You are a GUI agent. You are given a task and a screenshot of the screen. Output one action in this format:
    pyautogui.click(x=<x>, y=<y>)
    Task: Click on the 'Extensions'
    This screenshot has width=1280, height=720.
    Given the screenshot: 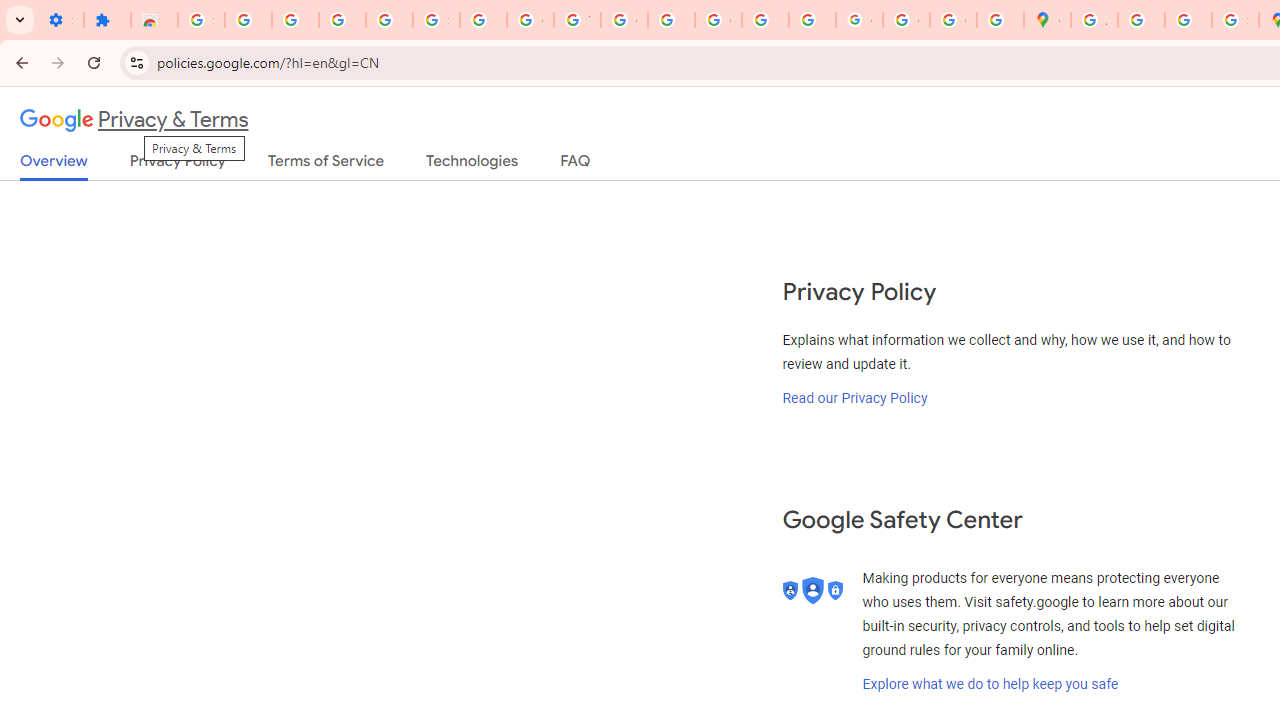 What is the action you would take?
    pyautogui.click(x=106, y=20)
    